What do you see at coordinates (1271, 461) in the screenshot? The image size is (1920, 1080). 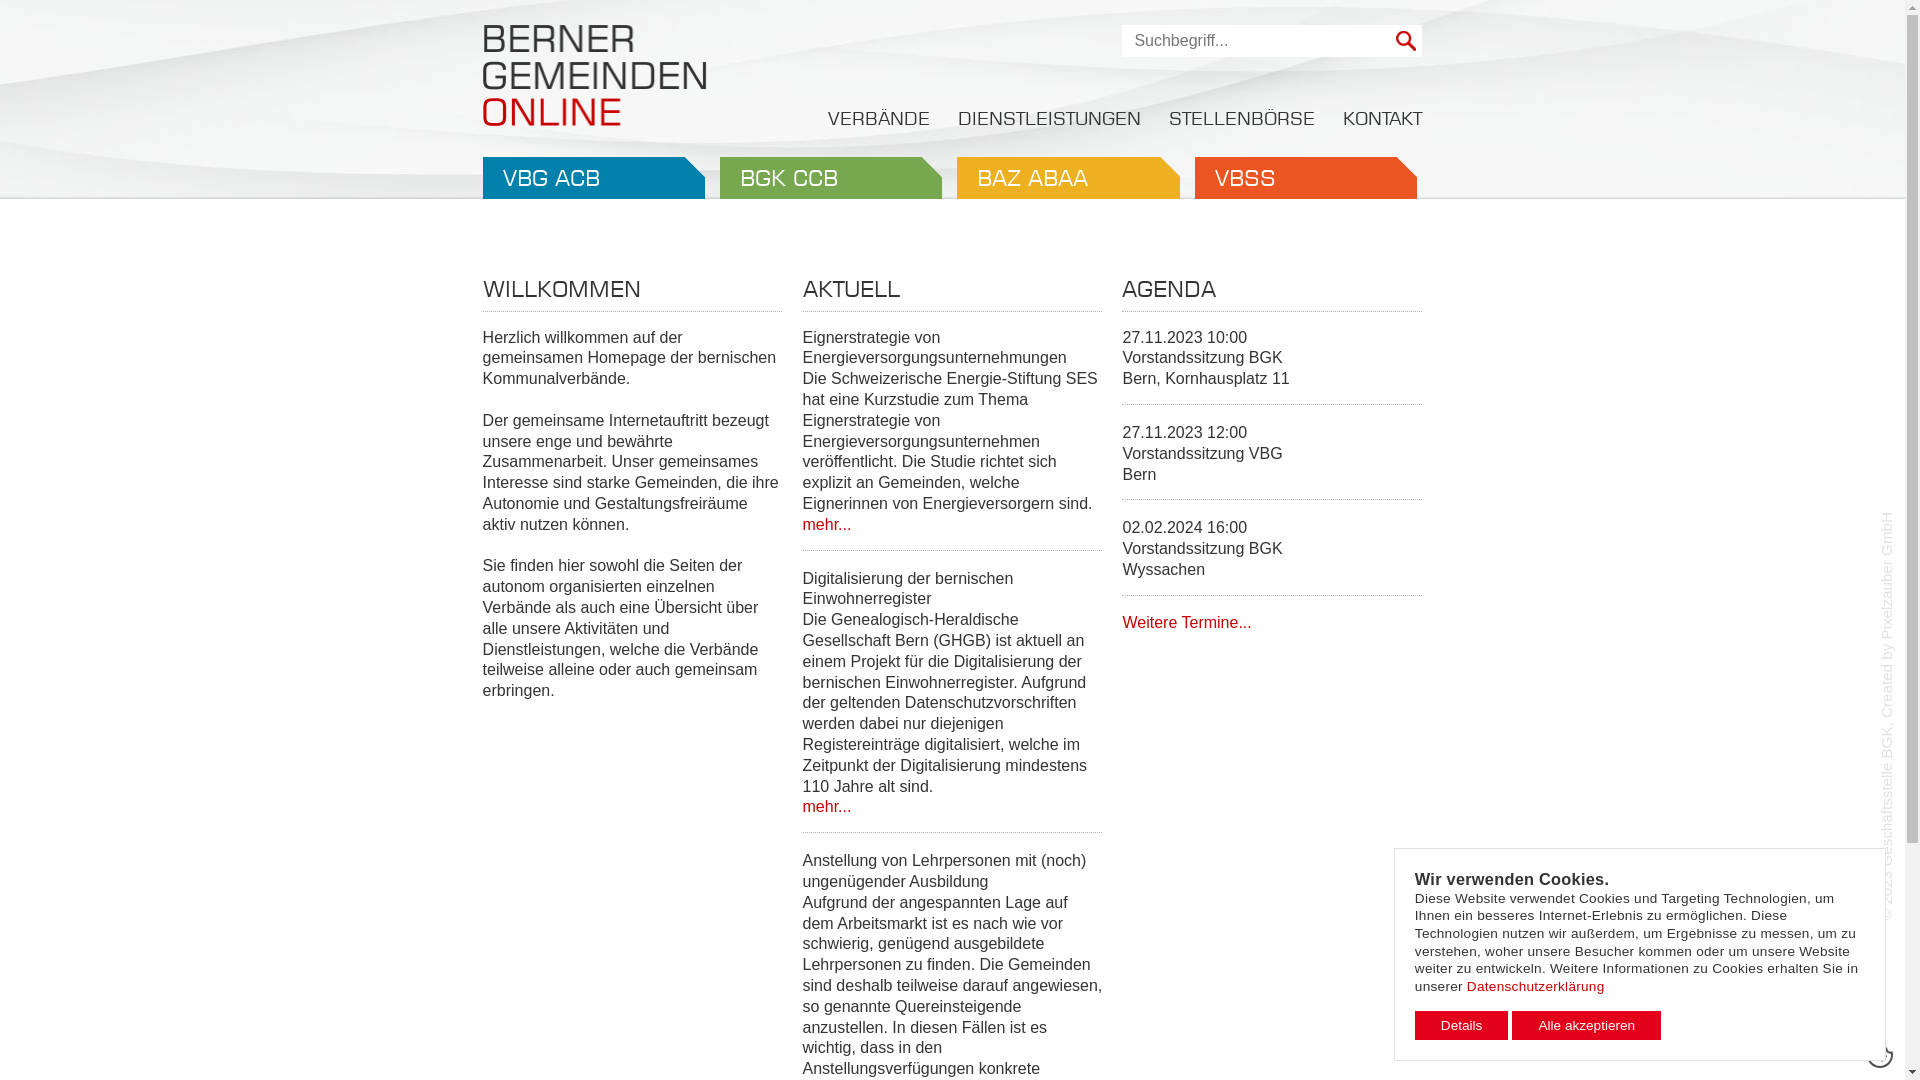 I see `'27.11.2023 12:00` at bounding box center [1271, 461].